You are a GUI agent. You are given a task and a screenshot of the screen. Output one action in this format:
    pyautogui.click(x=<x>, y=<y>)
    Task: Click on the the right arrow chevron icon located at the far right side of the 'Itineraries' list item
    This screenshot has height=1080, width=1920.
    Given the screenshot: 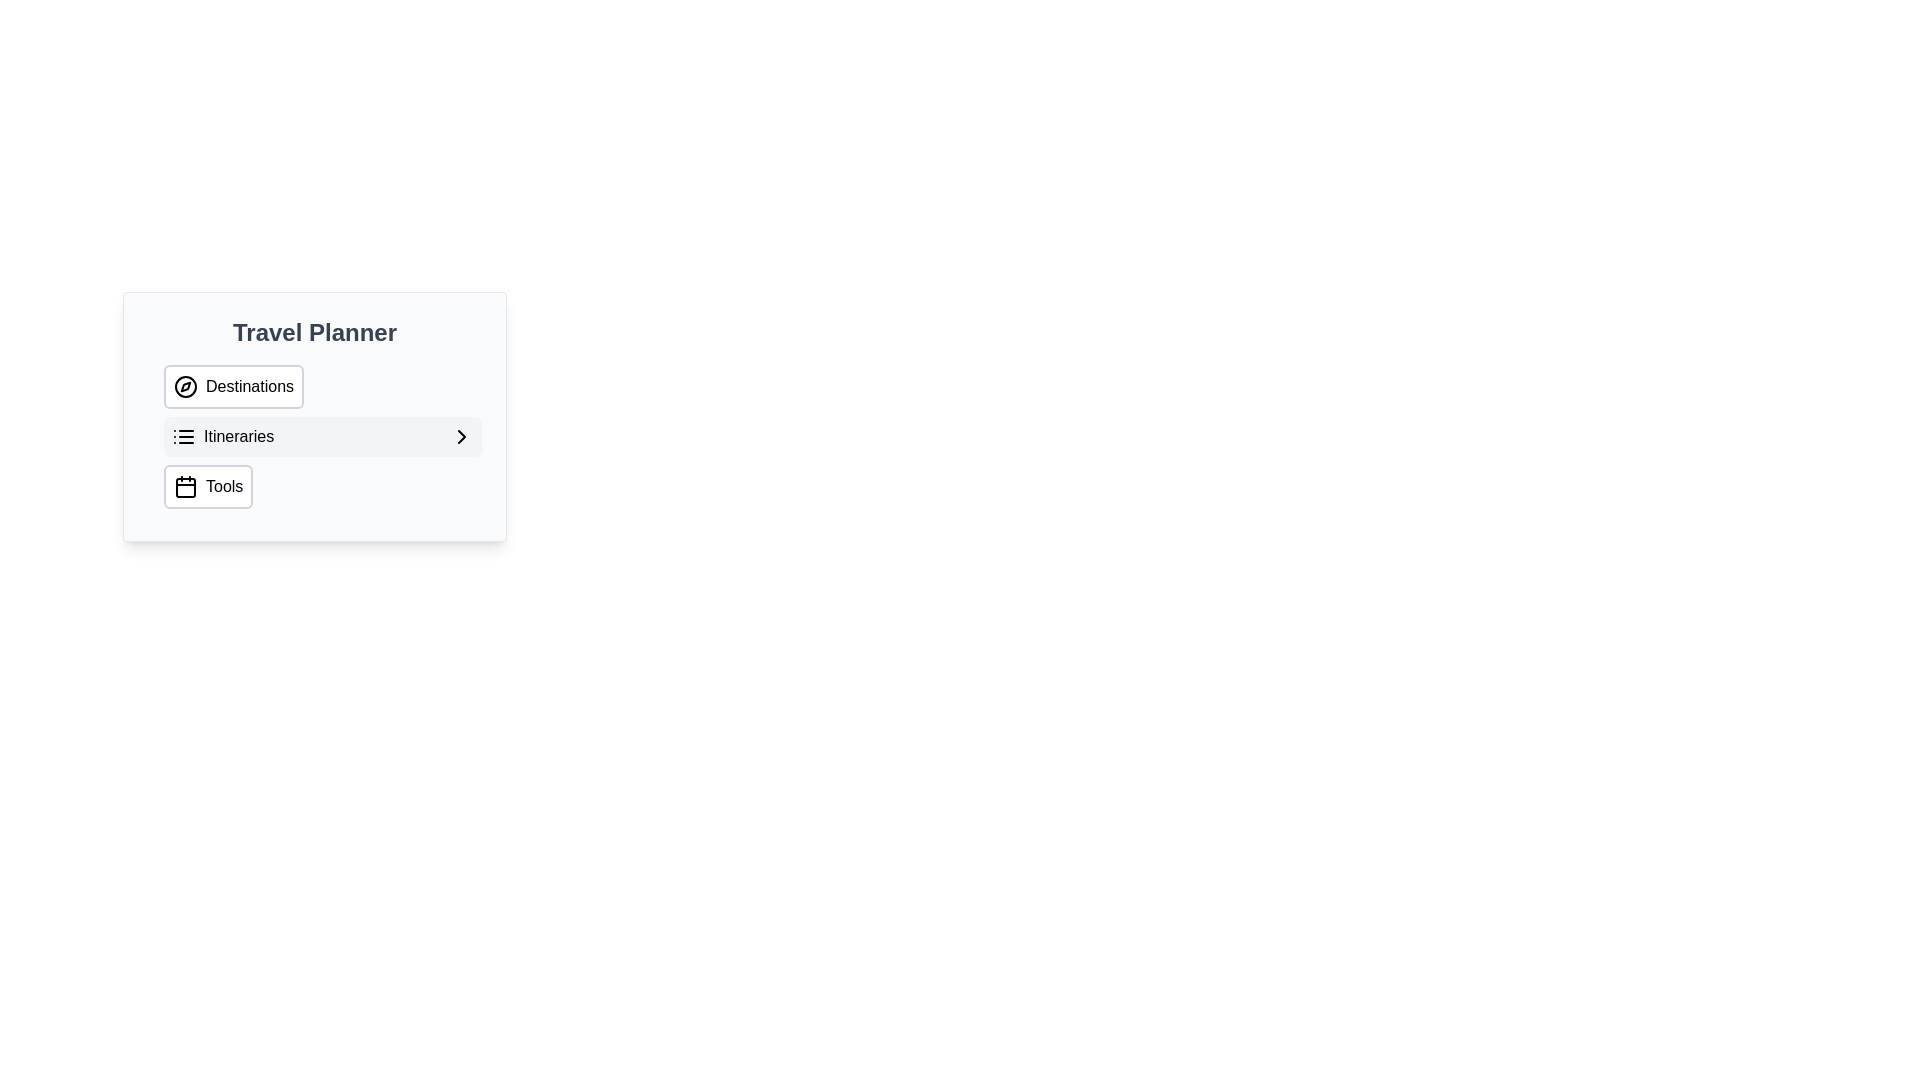 What is the action you would take?
    pyautogui.click(x=460, y=435)
    